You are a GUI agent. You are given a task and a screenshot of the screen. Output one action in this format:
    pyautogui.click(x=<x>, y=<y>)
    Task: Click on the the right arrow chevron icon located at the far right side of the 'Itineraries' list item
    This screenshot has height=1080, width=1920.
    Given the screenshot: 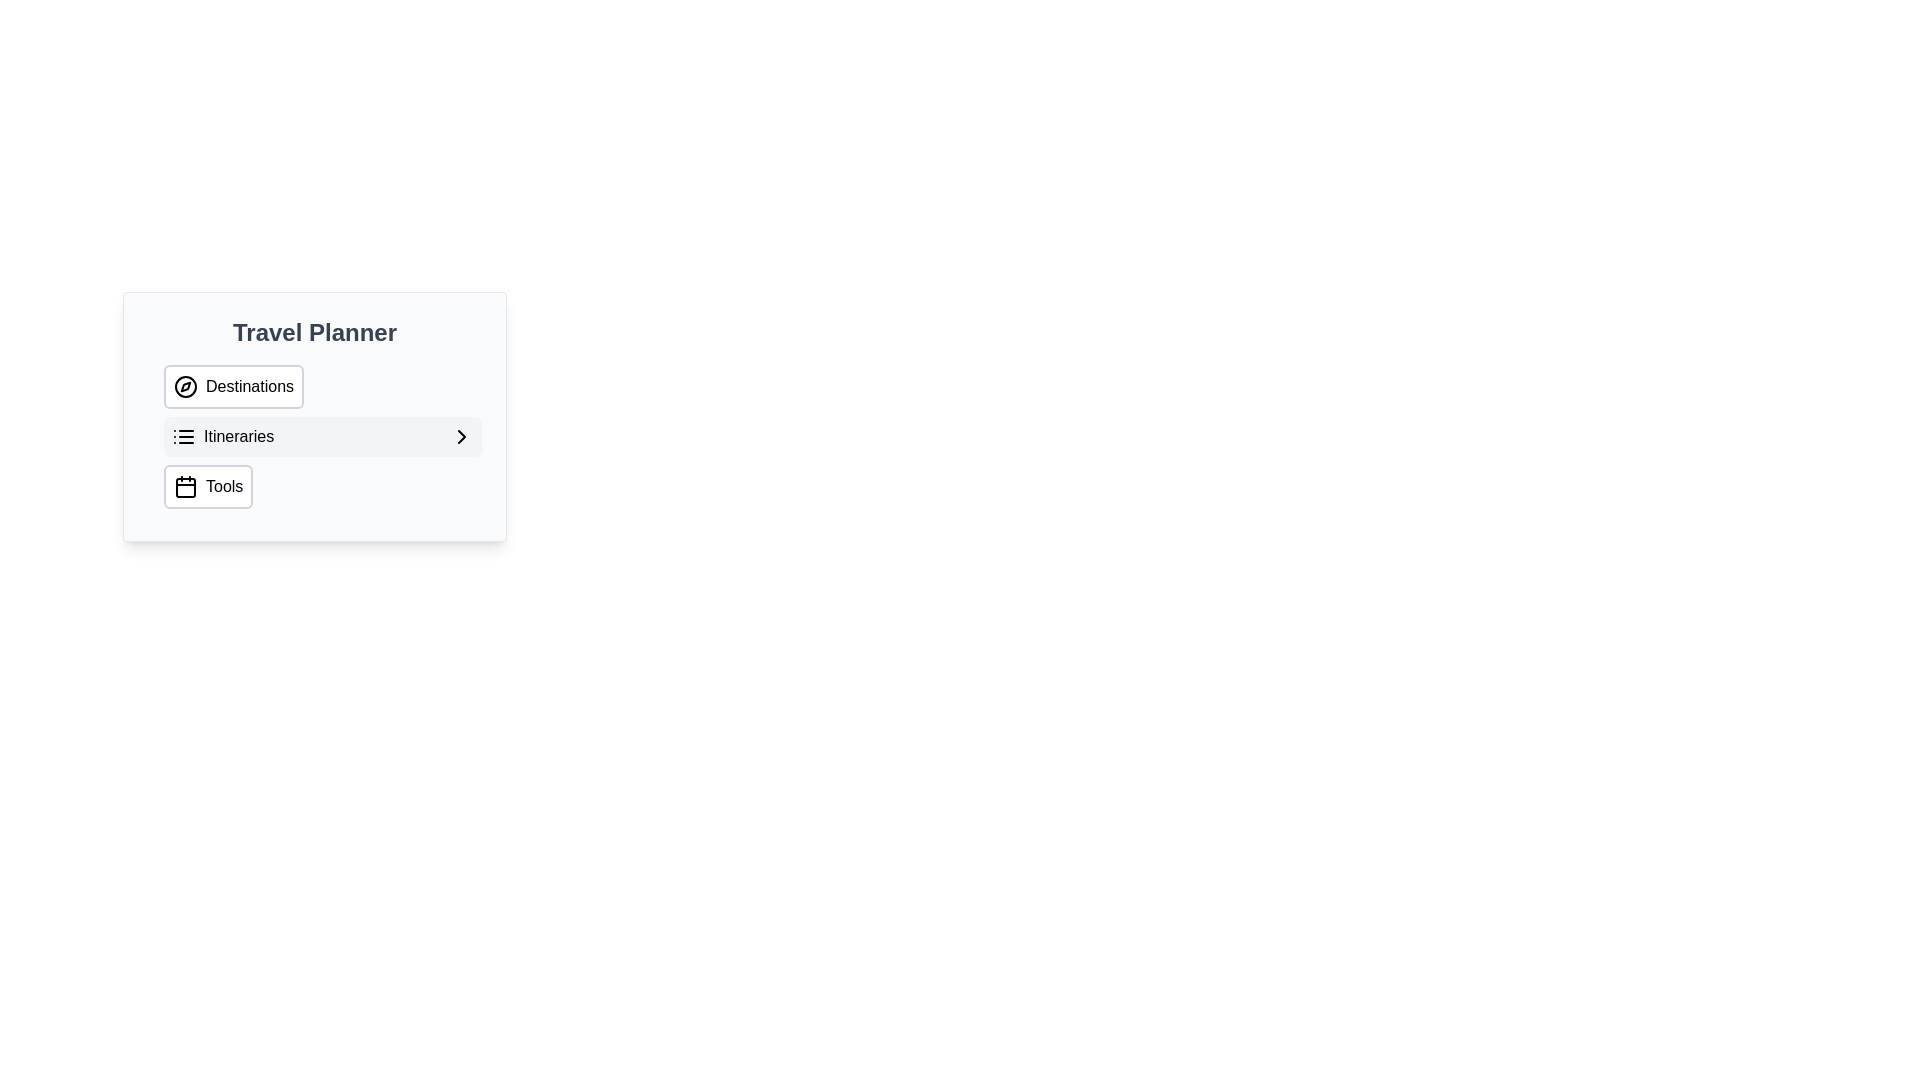 What is the action you would take?
    pyautogui.click(x=460, y=435)
    